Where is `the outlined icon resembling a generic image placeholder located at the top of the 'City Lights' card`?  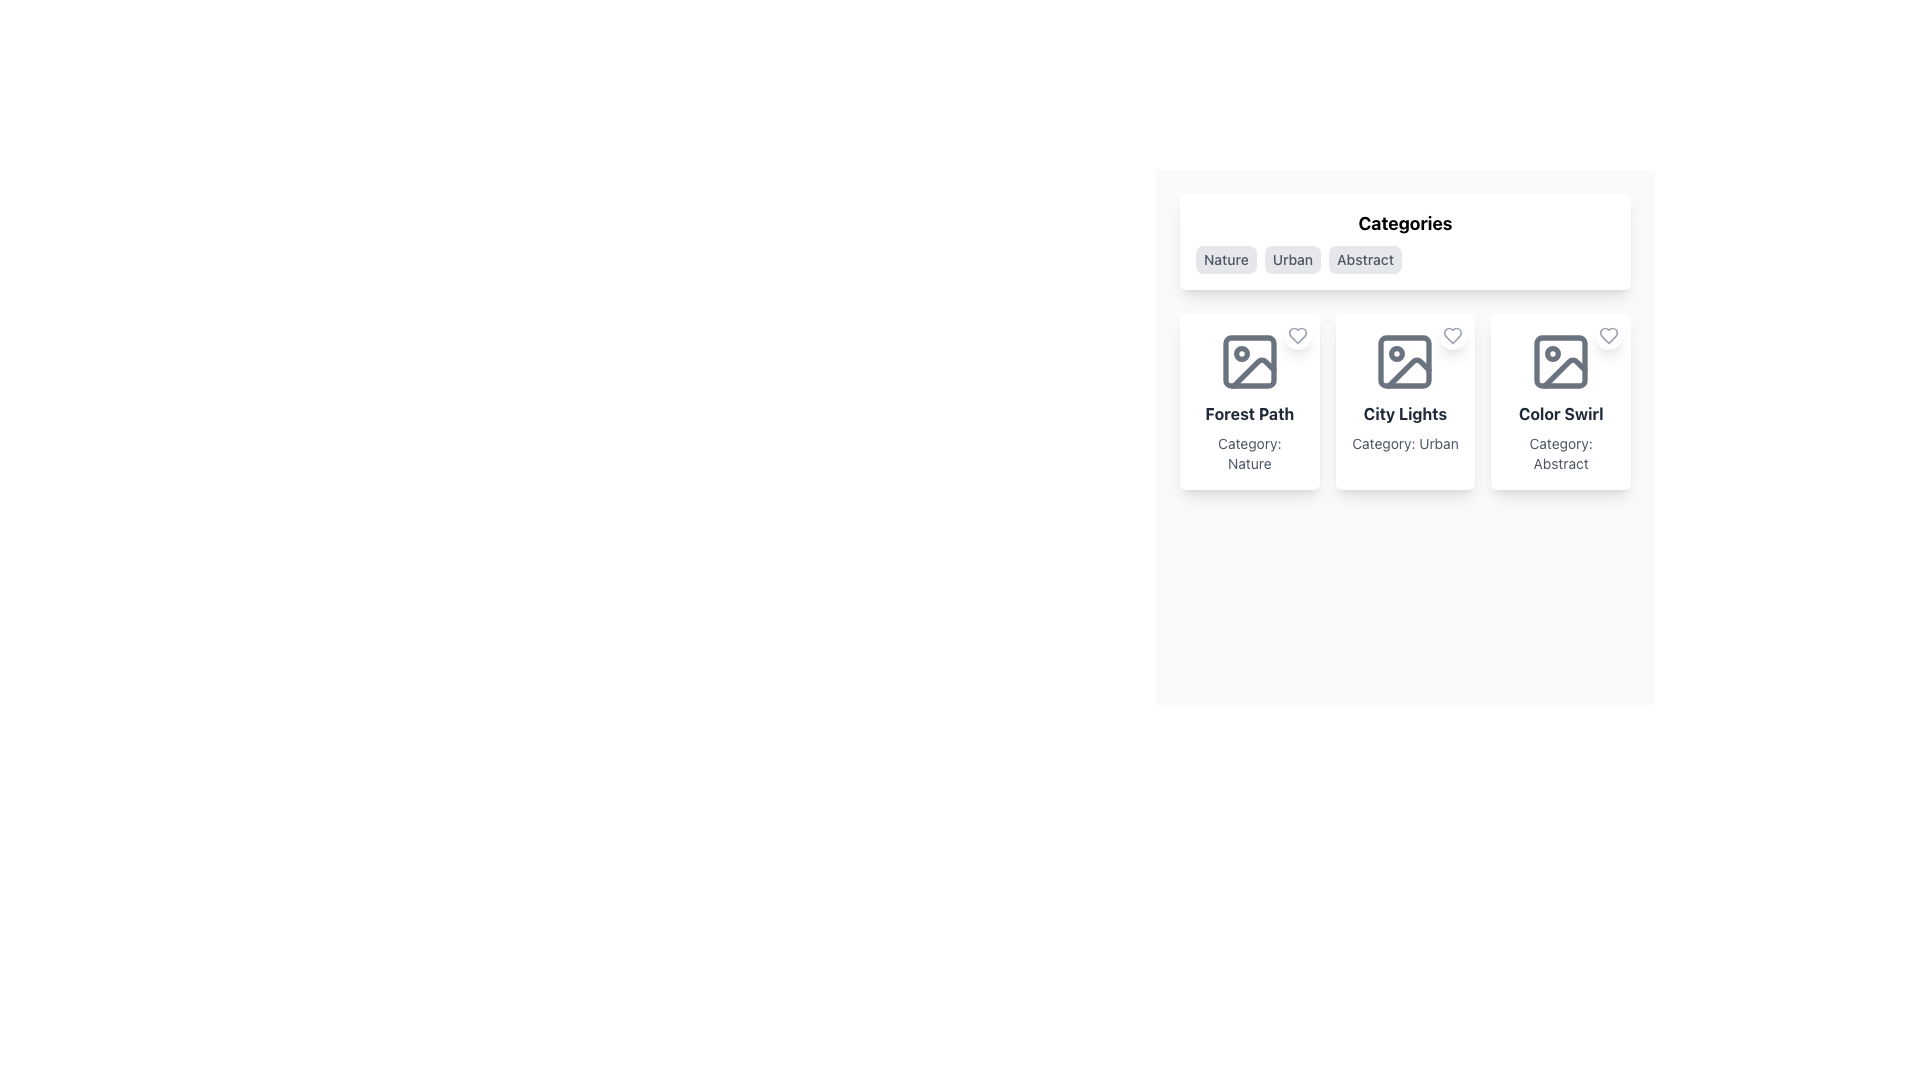
the outlined icon resembling a generic image placeholder located at the top of the 'City Lights' card is located at coordinates (1404, 362).